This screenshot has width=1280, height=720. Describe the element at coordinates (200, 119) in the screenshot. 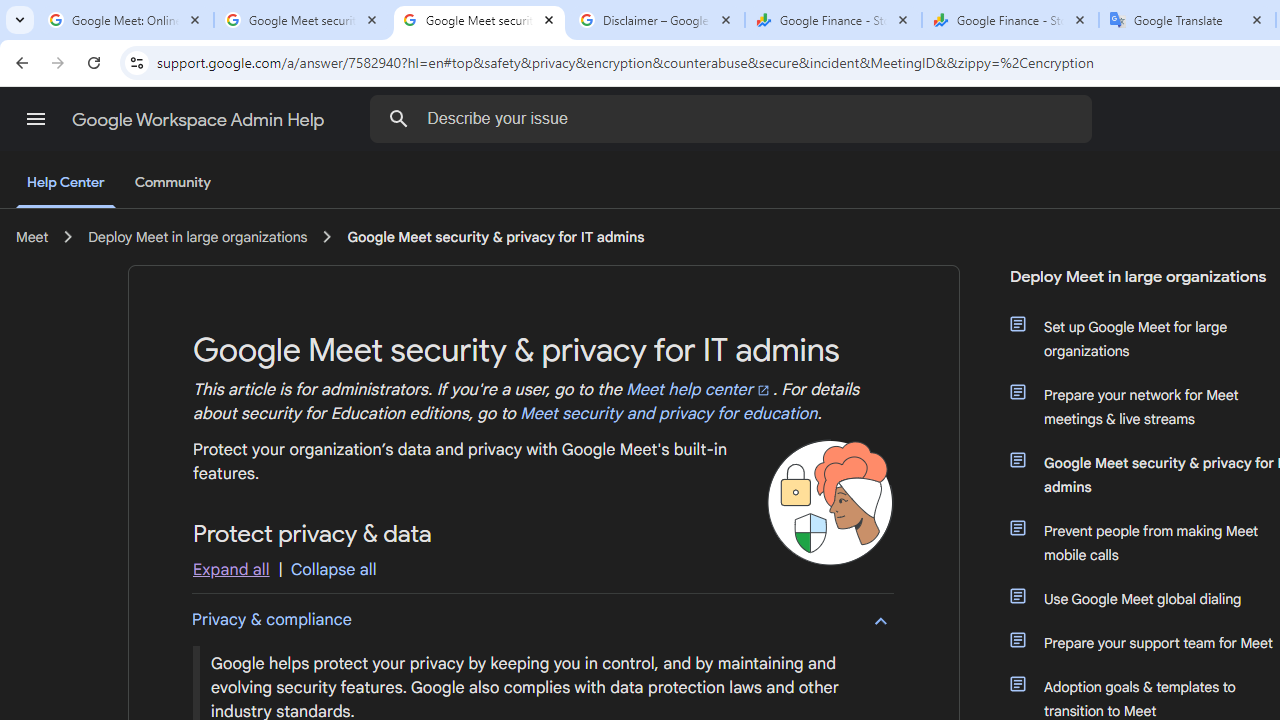

I see `'Google Workspace Admin Help'` at that location.